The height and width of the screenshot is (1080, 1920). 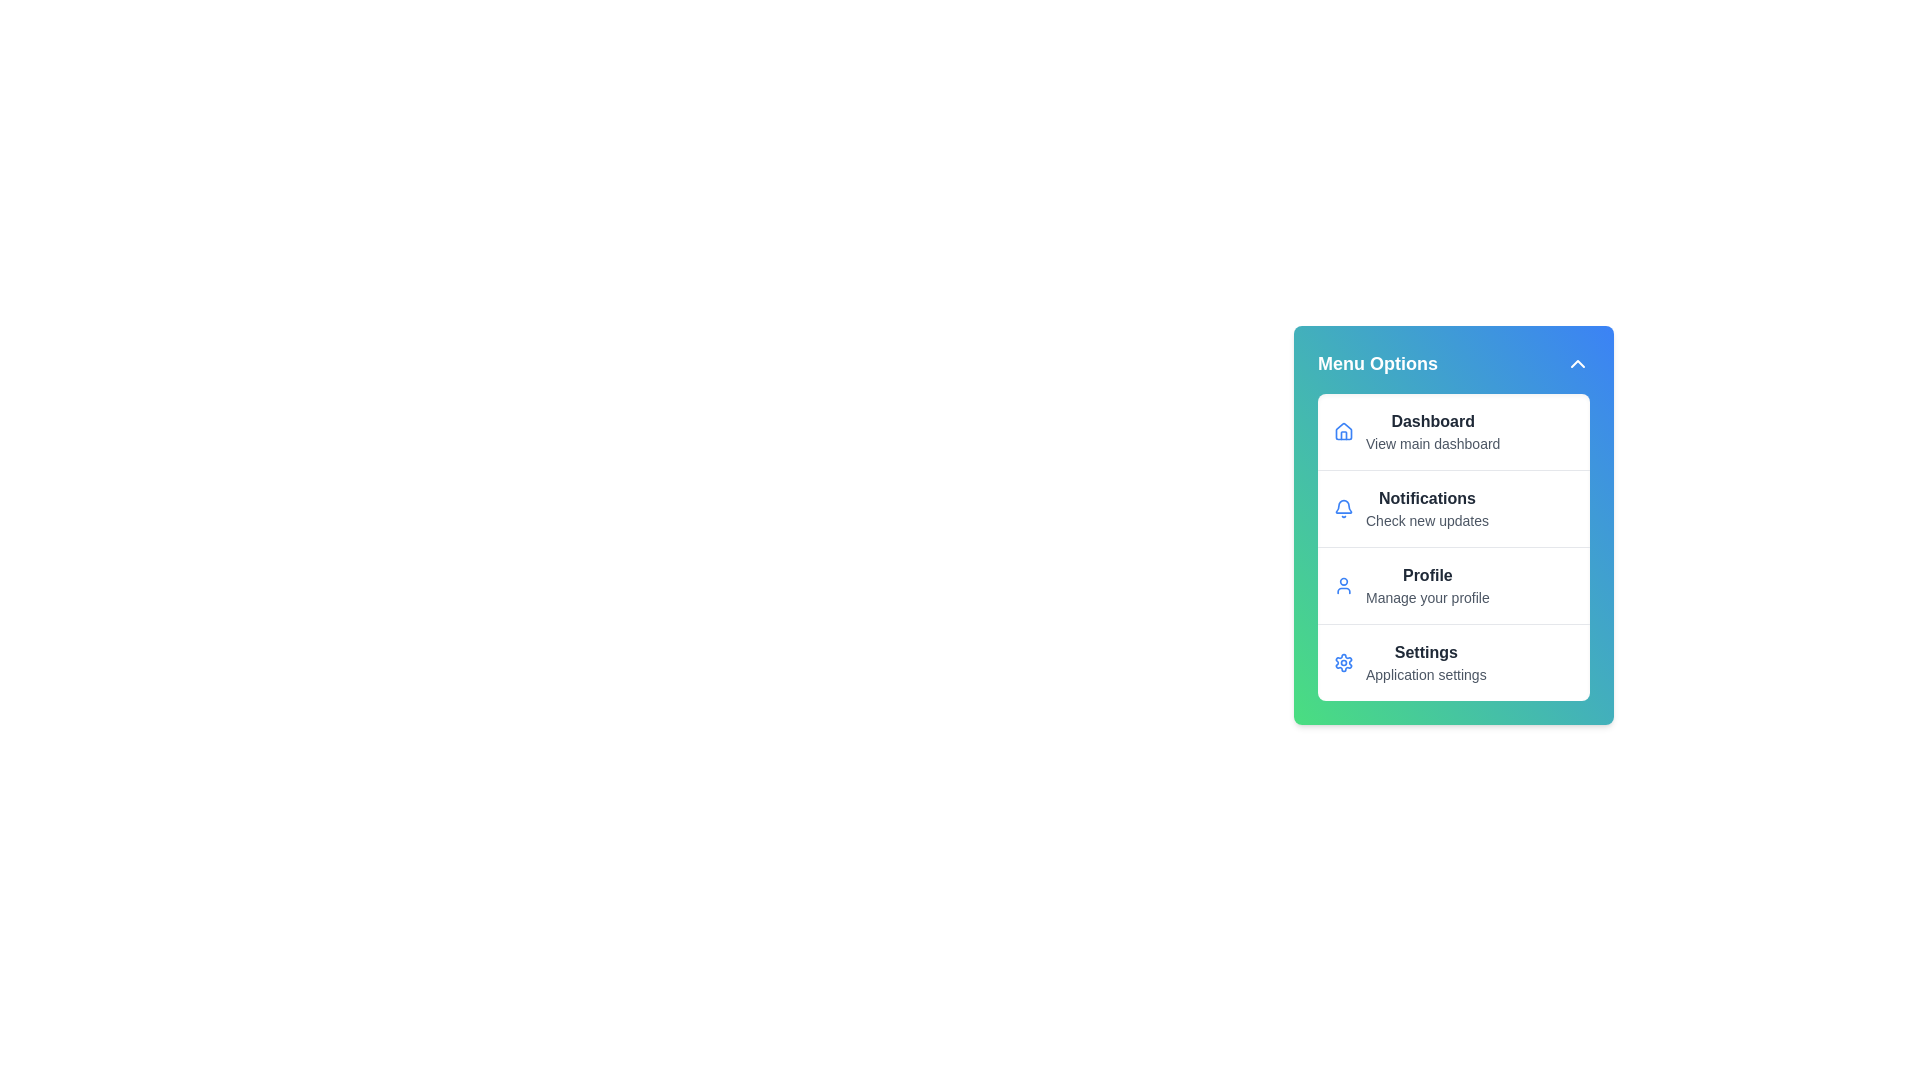 I want to click on the menu item corresponding to Dashboard, so click(x=1454, y=431).